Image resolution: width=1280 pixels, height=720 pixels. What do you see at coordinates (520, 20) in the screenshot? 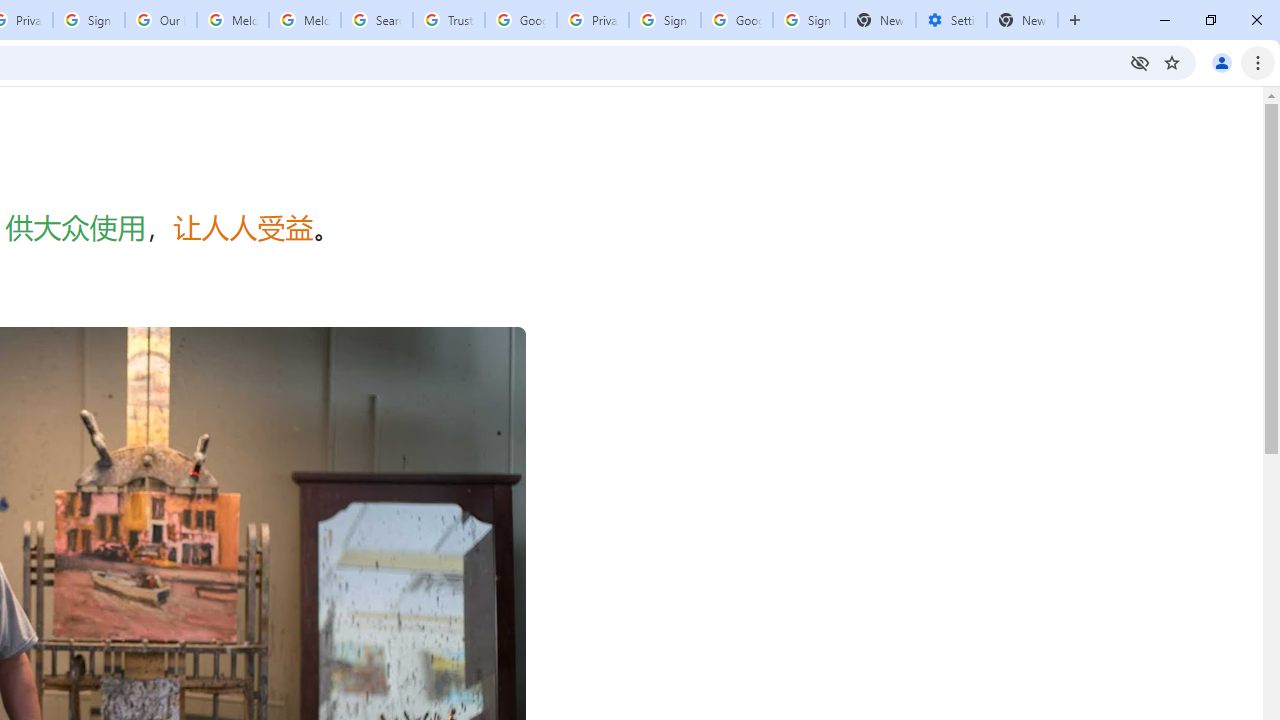
I see `'Google Ads - Sign in'` at bounding box center [520, 20].